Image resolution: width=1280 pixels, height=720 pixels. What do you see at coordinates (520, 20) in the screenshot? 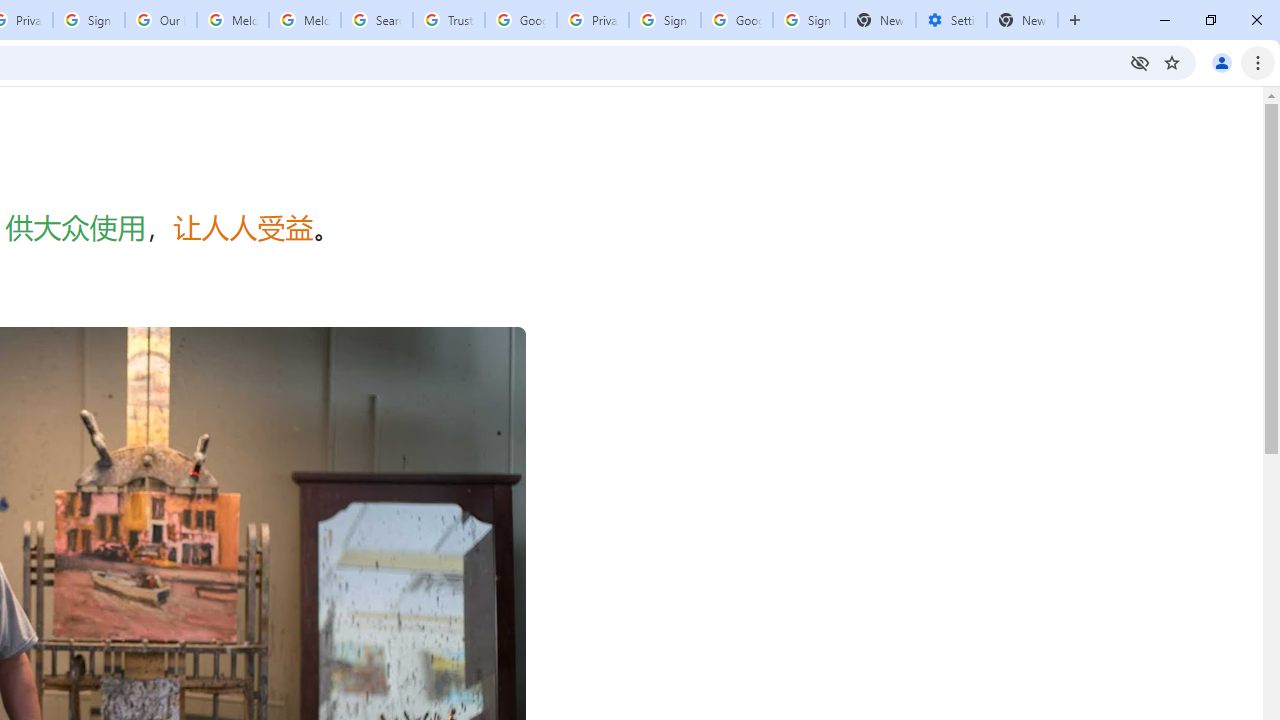
I see `'Google Ads - Sign in'` at bounding box center [520, 20].